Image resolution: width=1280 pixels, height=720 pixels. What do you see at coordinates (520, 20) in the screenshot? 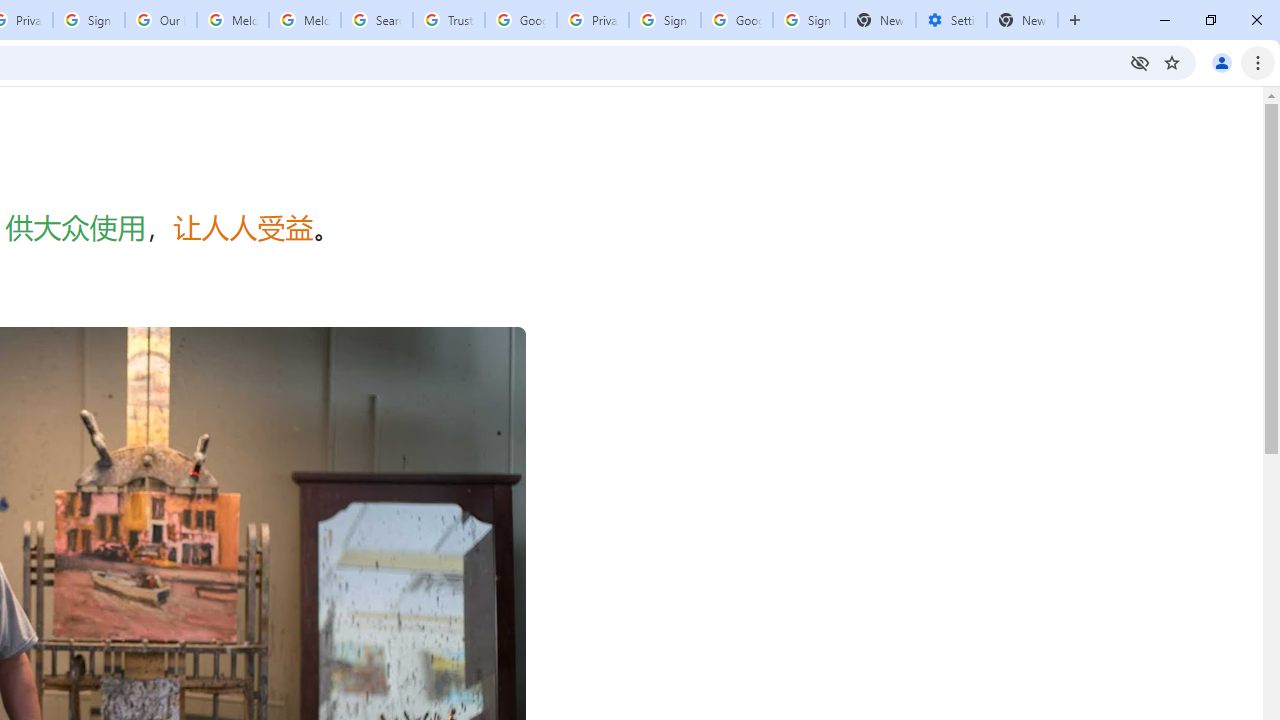
I see `'Google Ads - Sign in'` at bounding box center [520, 20].